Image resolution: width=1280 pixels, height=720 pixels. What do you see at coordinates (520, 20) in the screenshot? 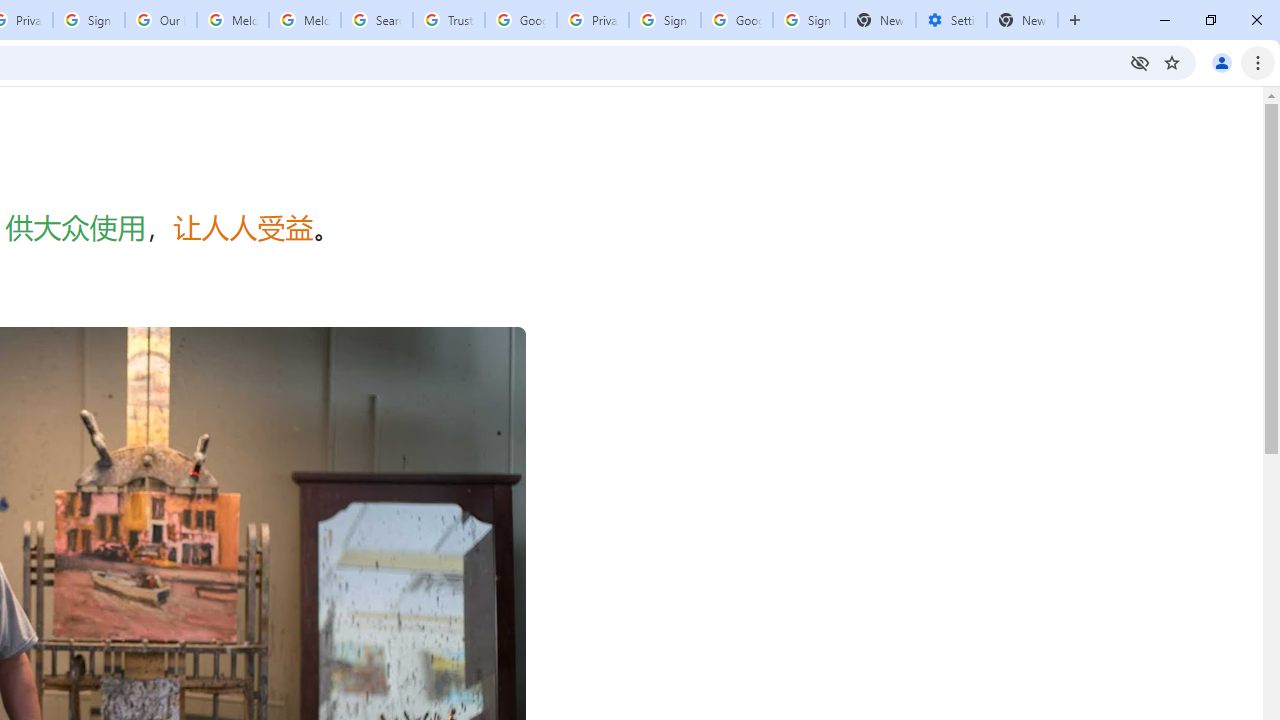
I see `'Google Ads - Sign in'` at bounding box center [520, 20].